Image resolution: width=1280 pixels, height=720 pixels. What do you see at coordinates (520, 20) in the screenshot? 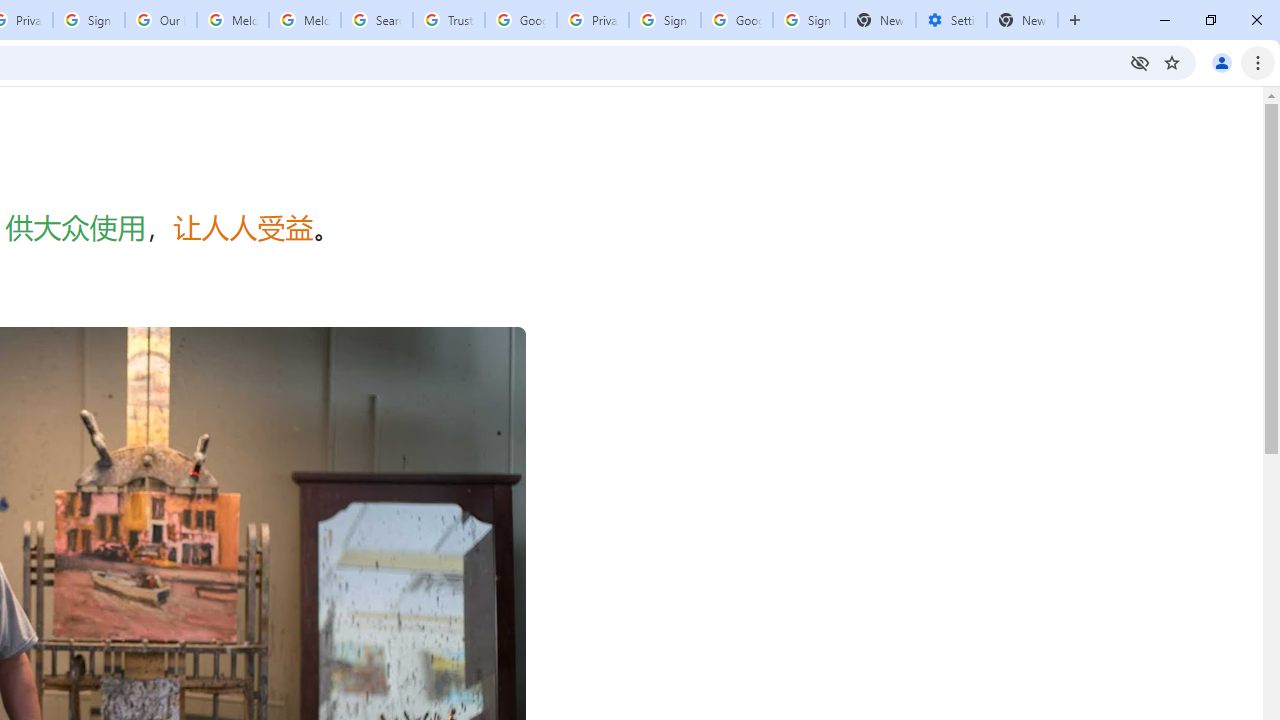
I see `'Google Ads - Sign in'` at bounding box center [520, 20].